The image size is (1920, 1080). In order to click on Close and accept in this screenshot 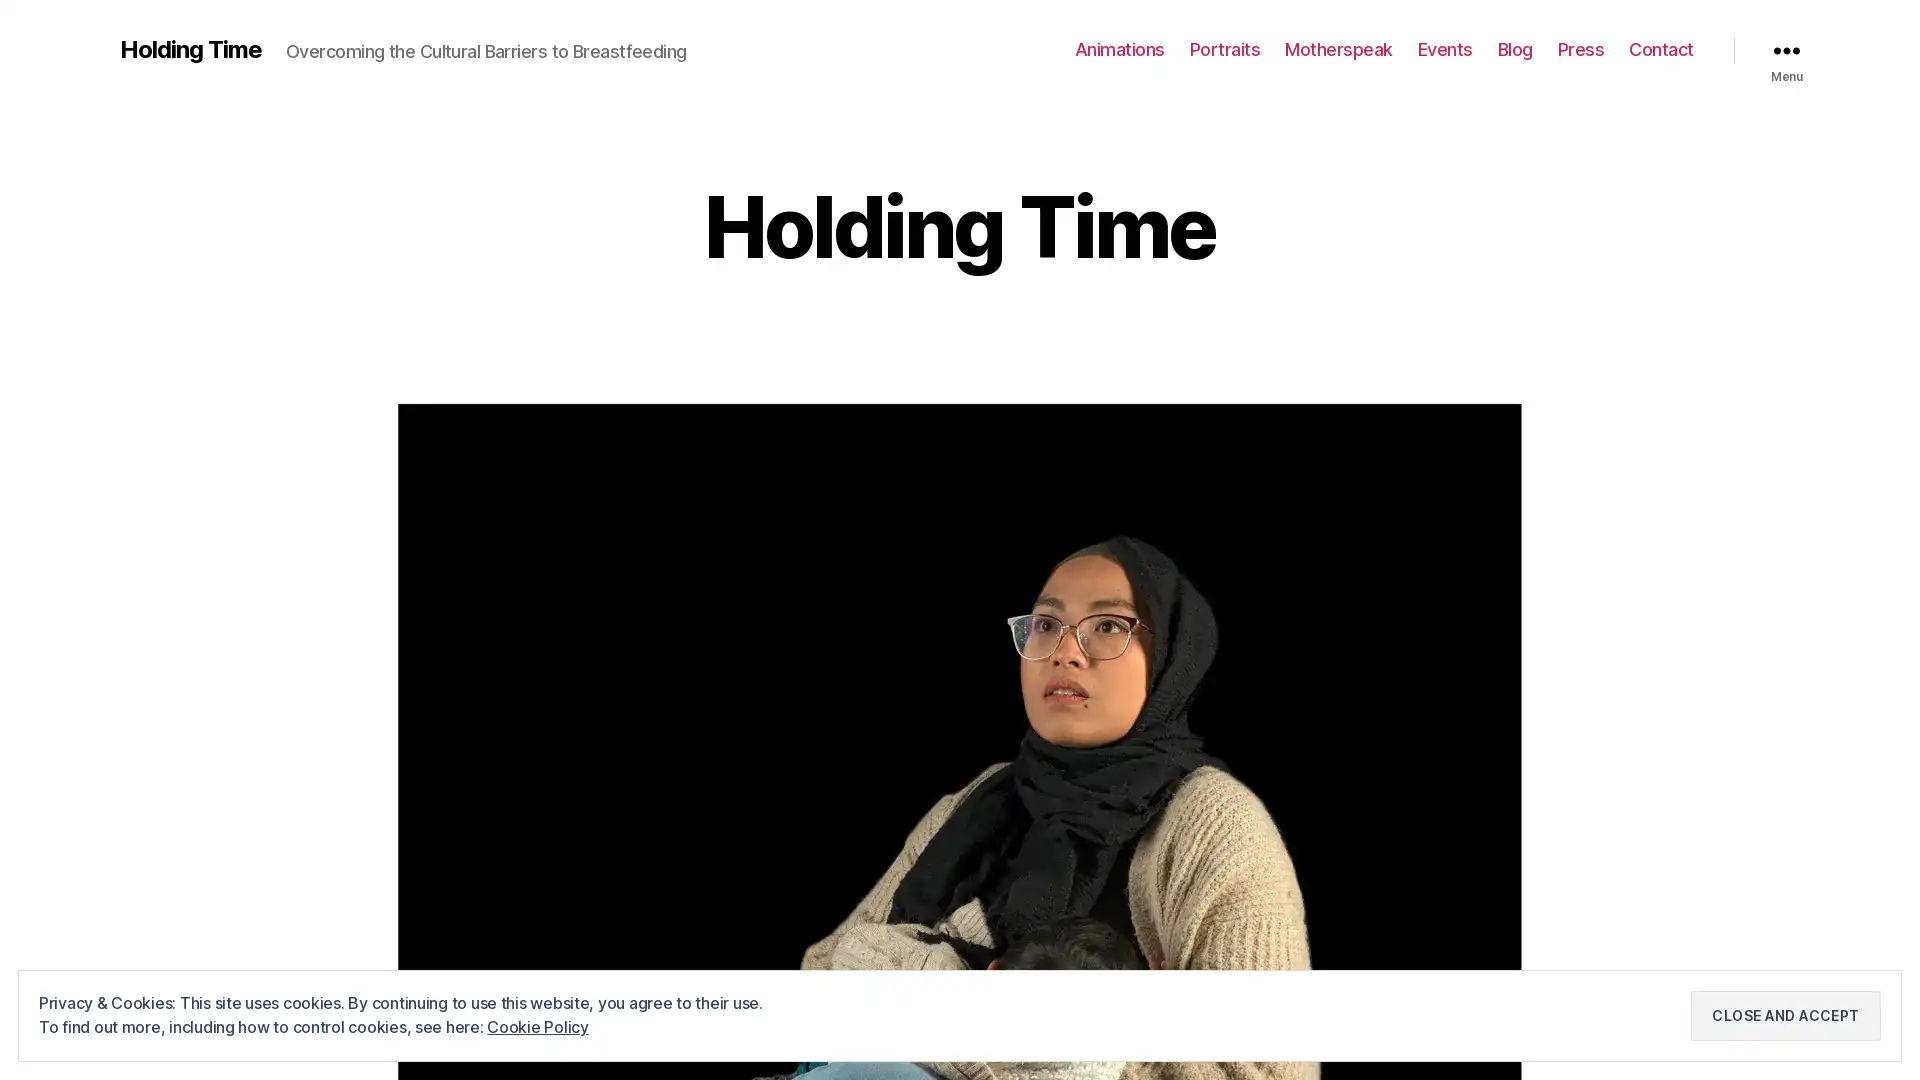, I will do `click(1785, 1015)`.